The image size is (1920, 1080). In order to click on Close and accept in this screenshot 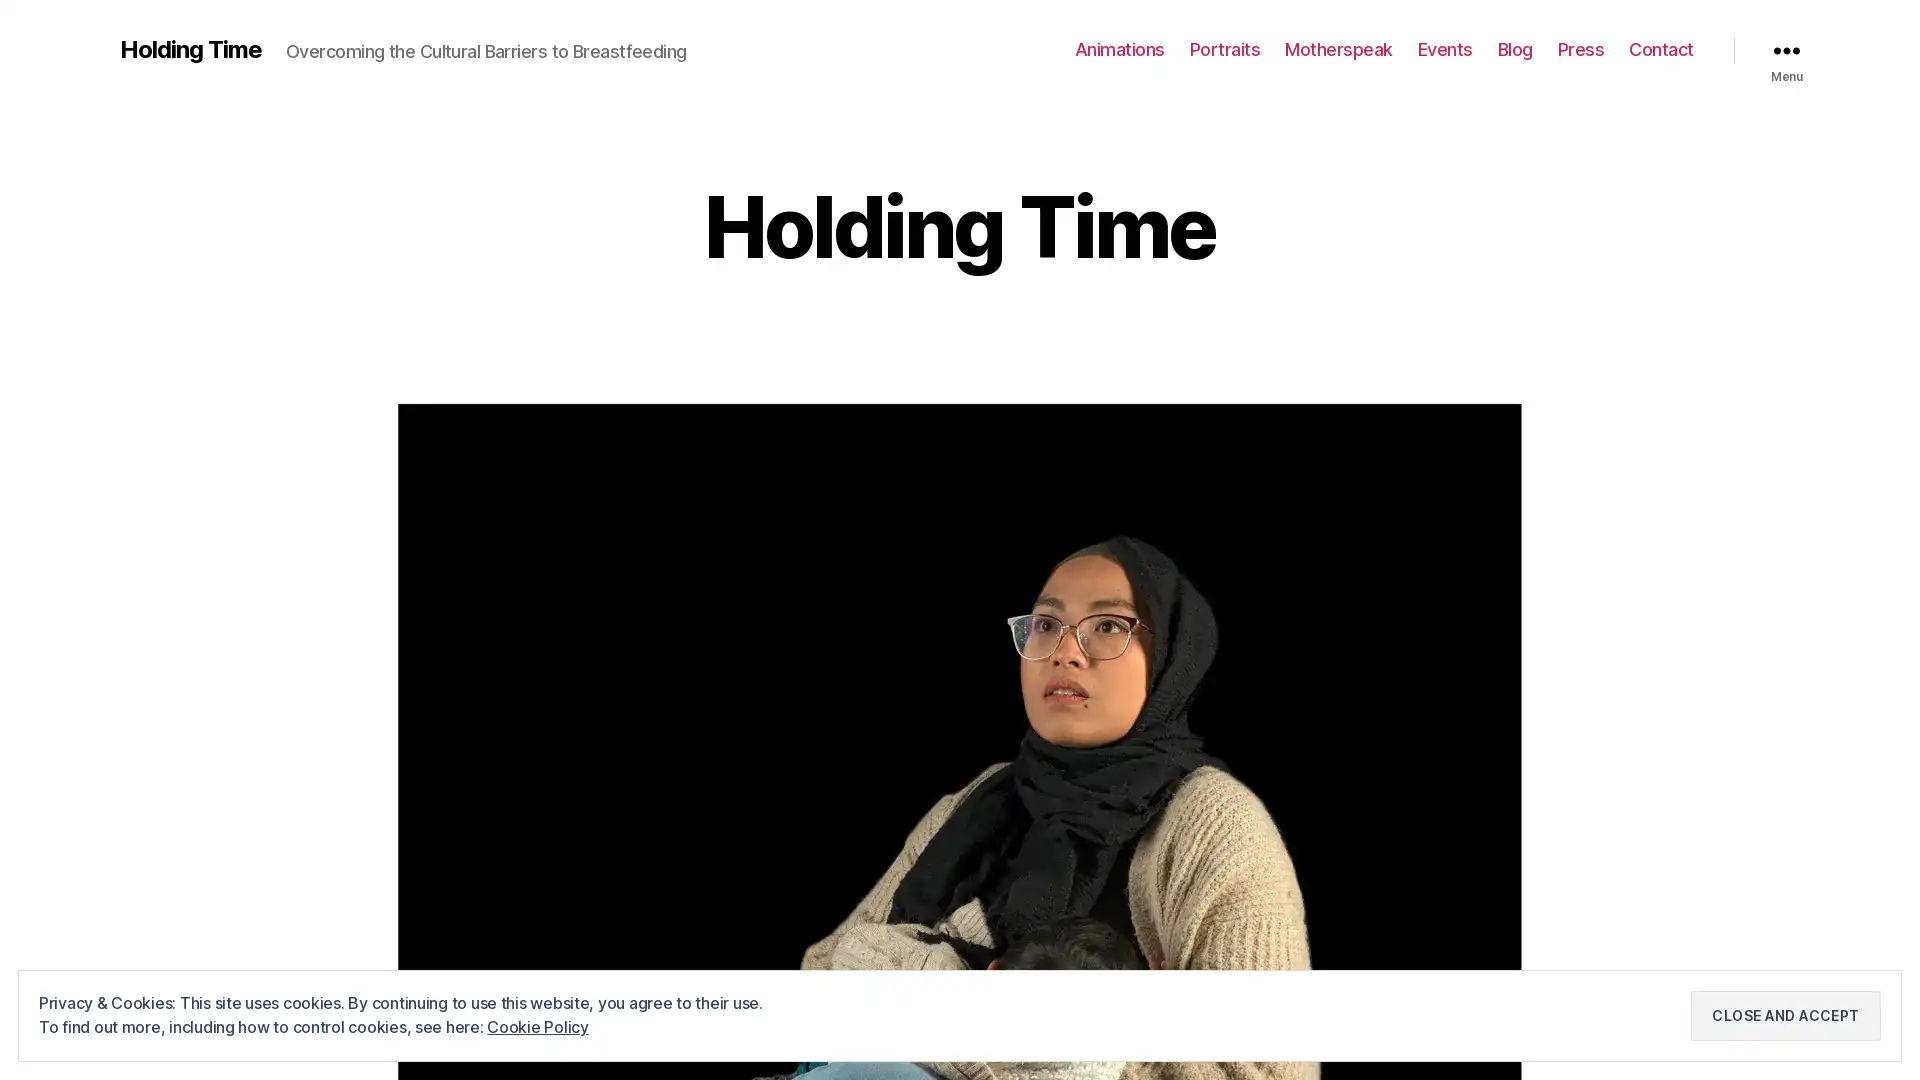, I will do `click(1785, 1015)`.